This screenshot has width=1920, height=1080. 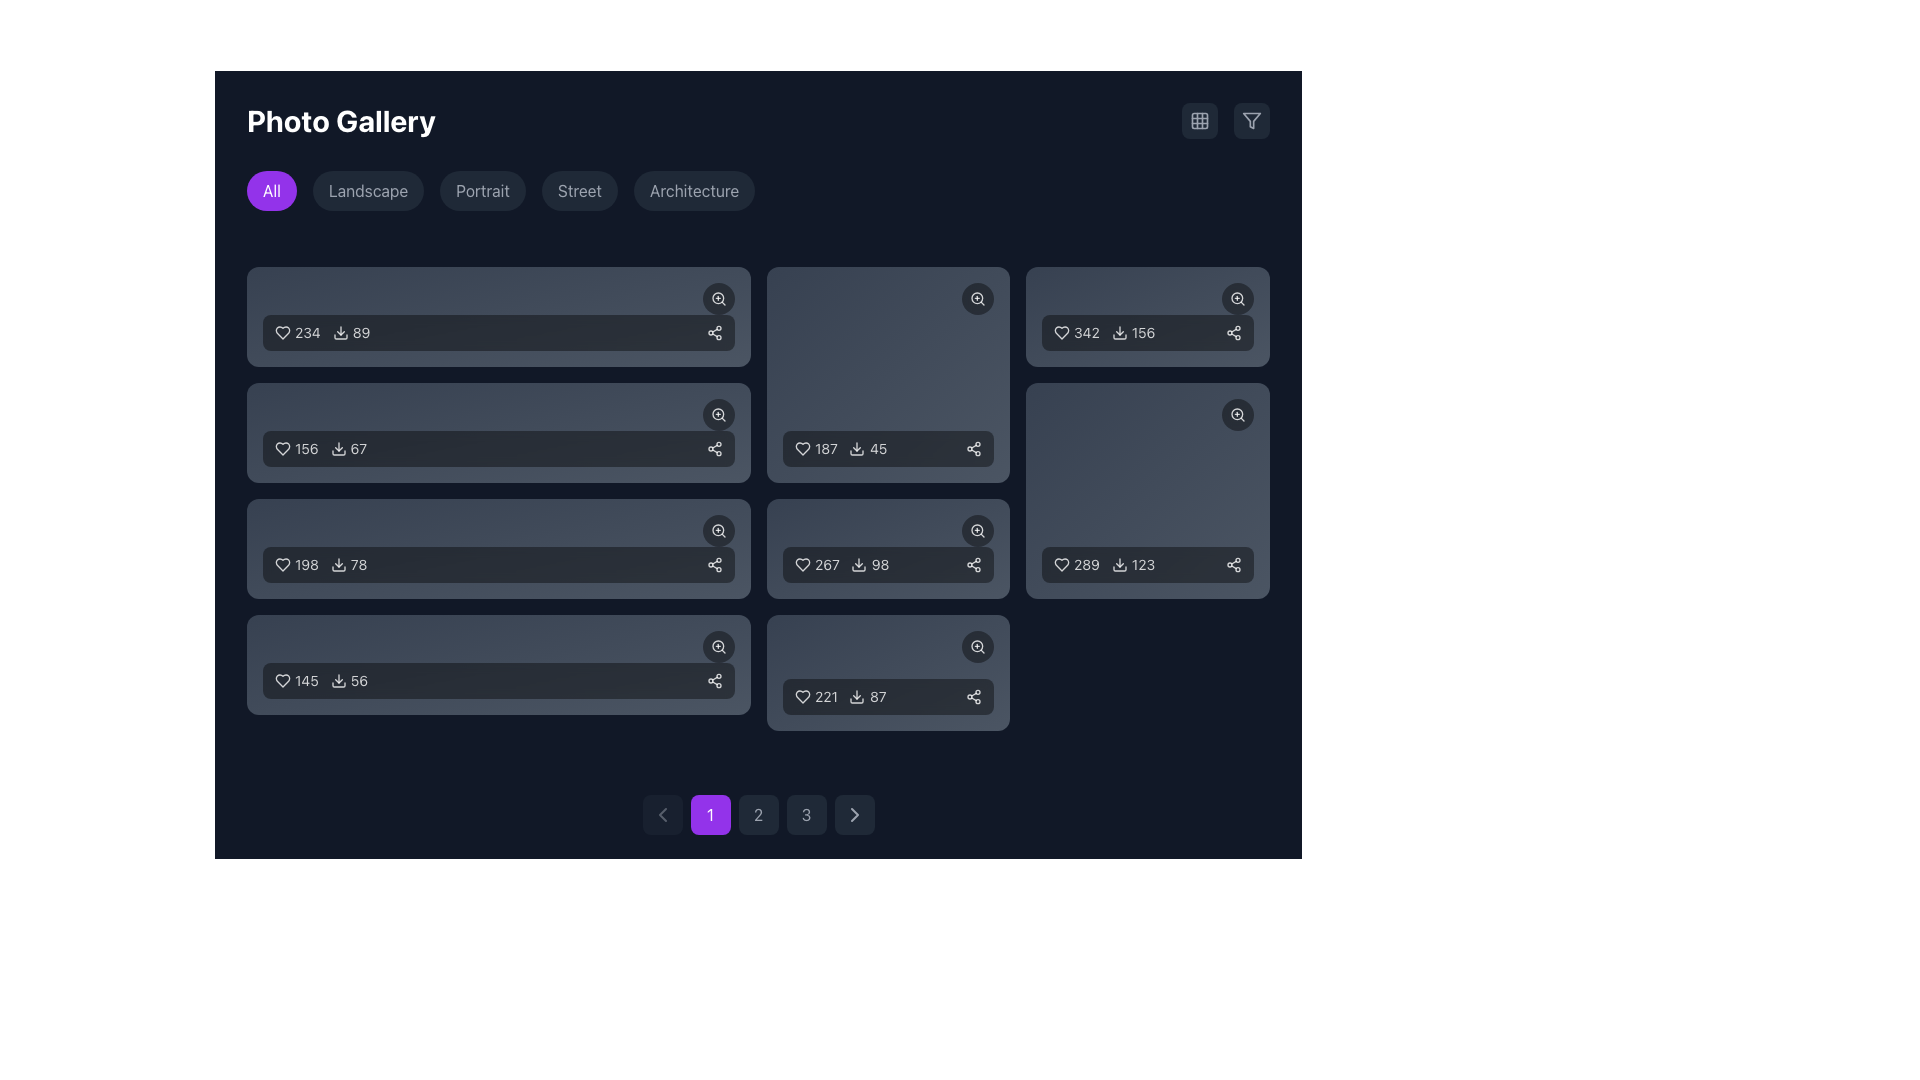 What do you see at coordinates (877, 696) in the screenshot?
I see `the static text label displaying the download count located at the bottom-right corner of the dark rectangular card in the photo grid interface` at bounding box center [877, 696].